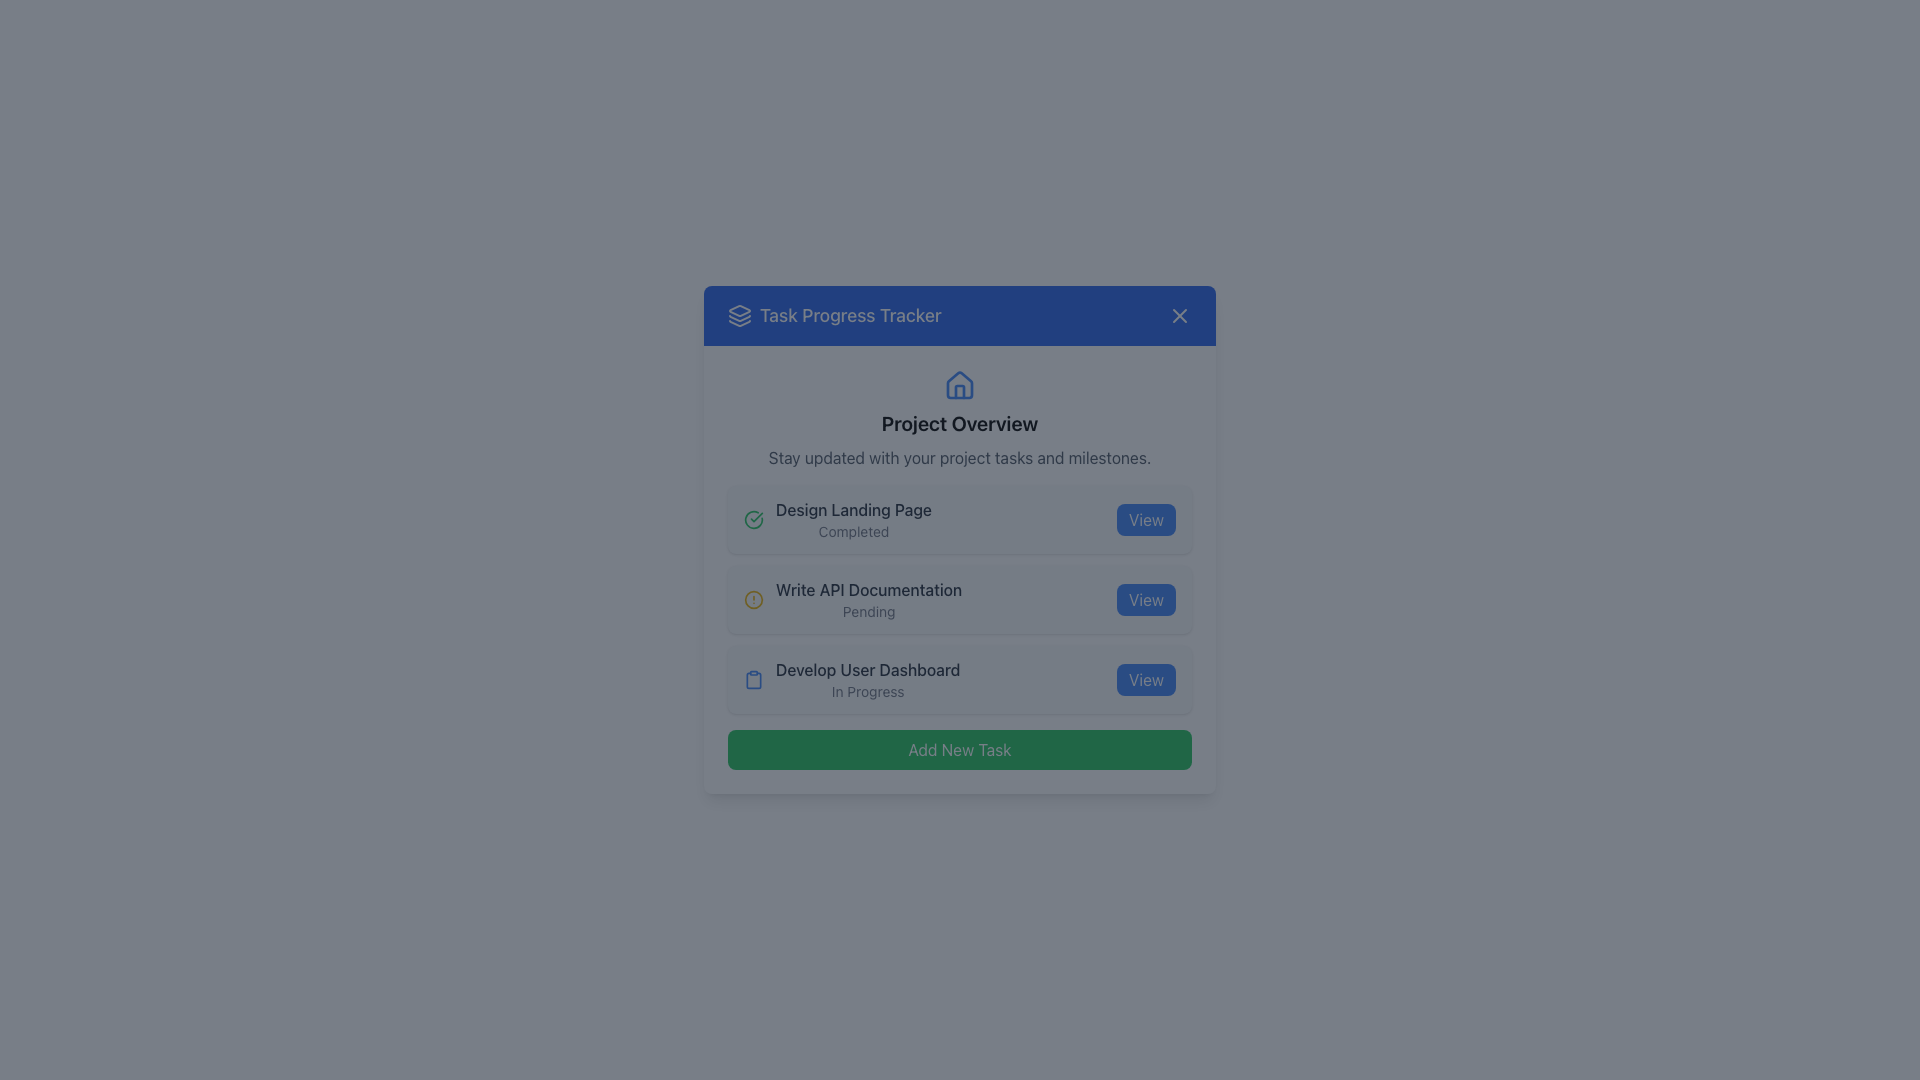 The width and height of the screenshot is (1920, 1080). Describe the element at coordinates (1146, 519) in the screenshot. I see `the 'View' button with rounded corners and a blue background located at the rightmost end of the task entry for 'Design Landing Page'` at that location.